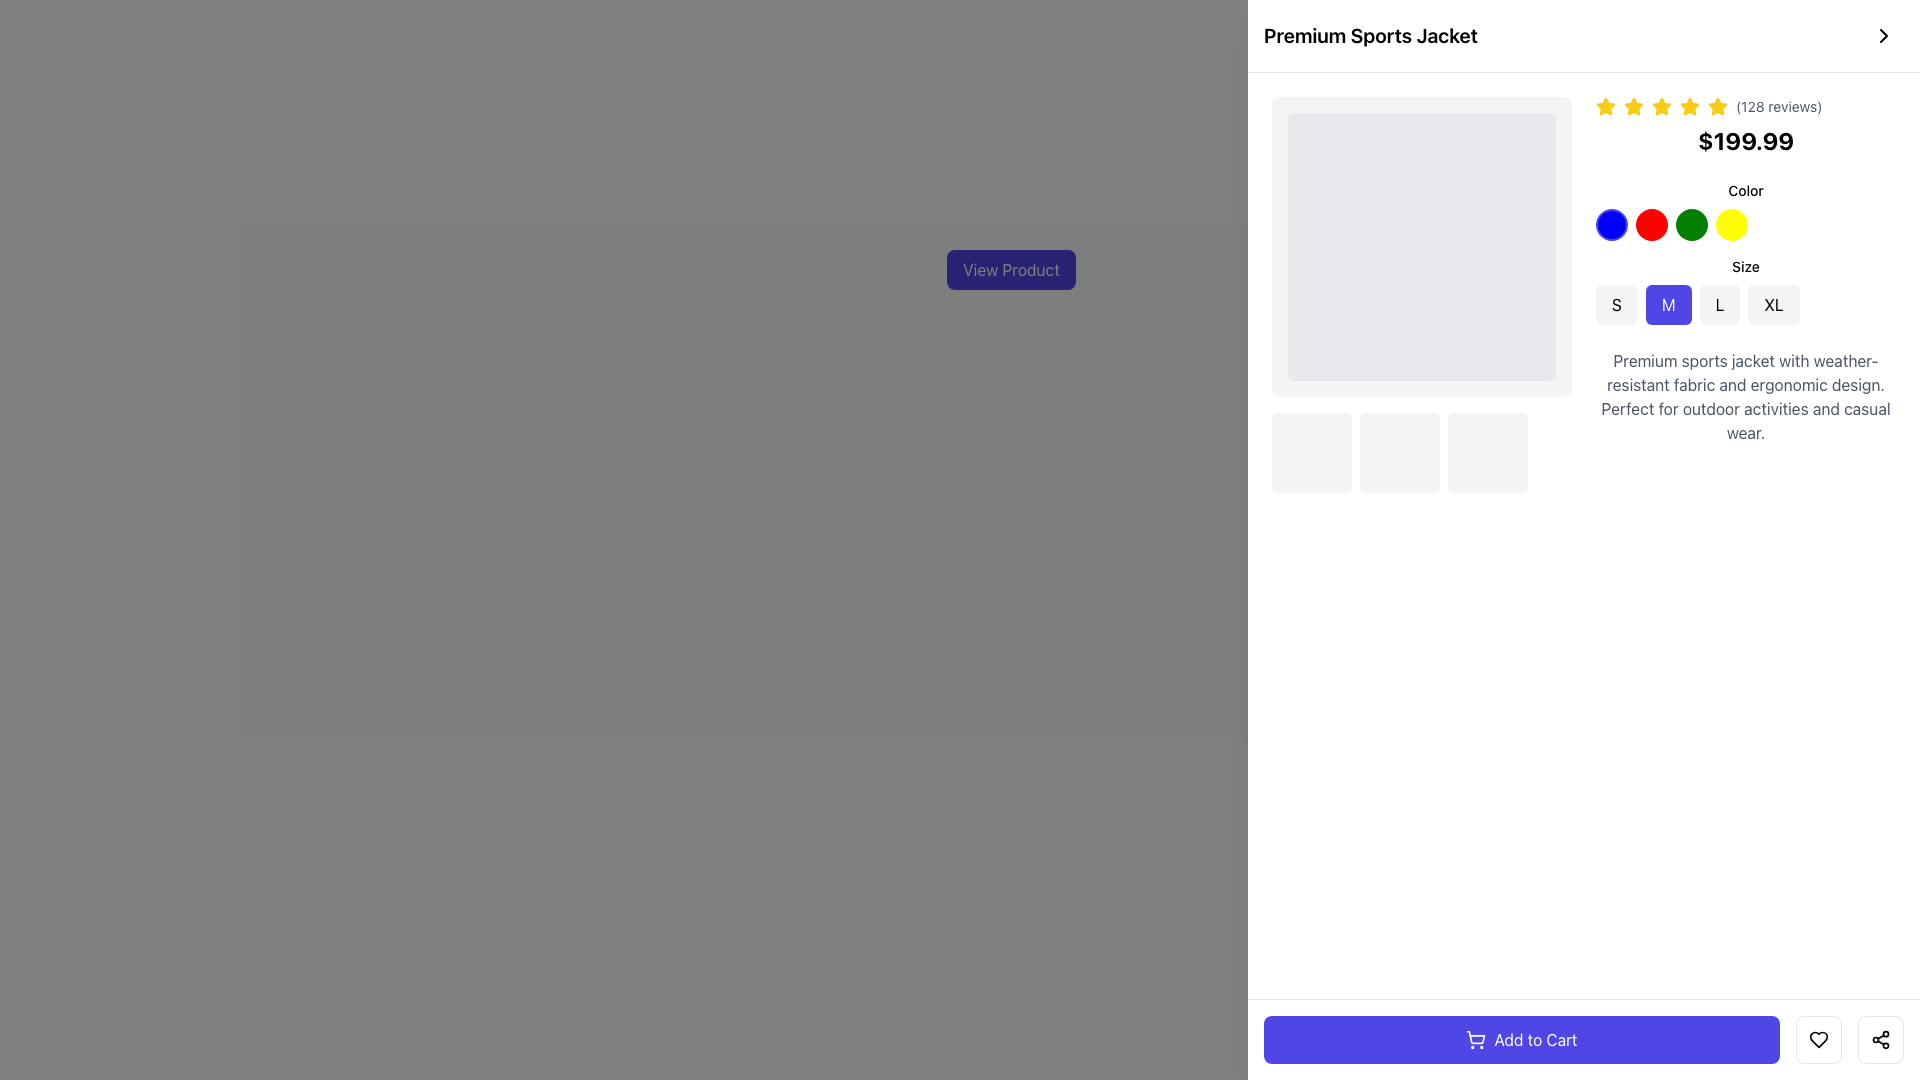  Describe the element at coordinates (1612, 224) in the screenshot. I see `the first circular color option button with a blue background` at that location.